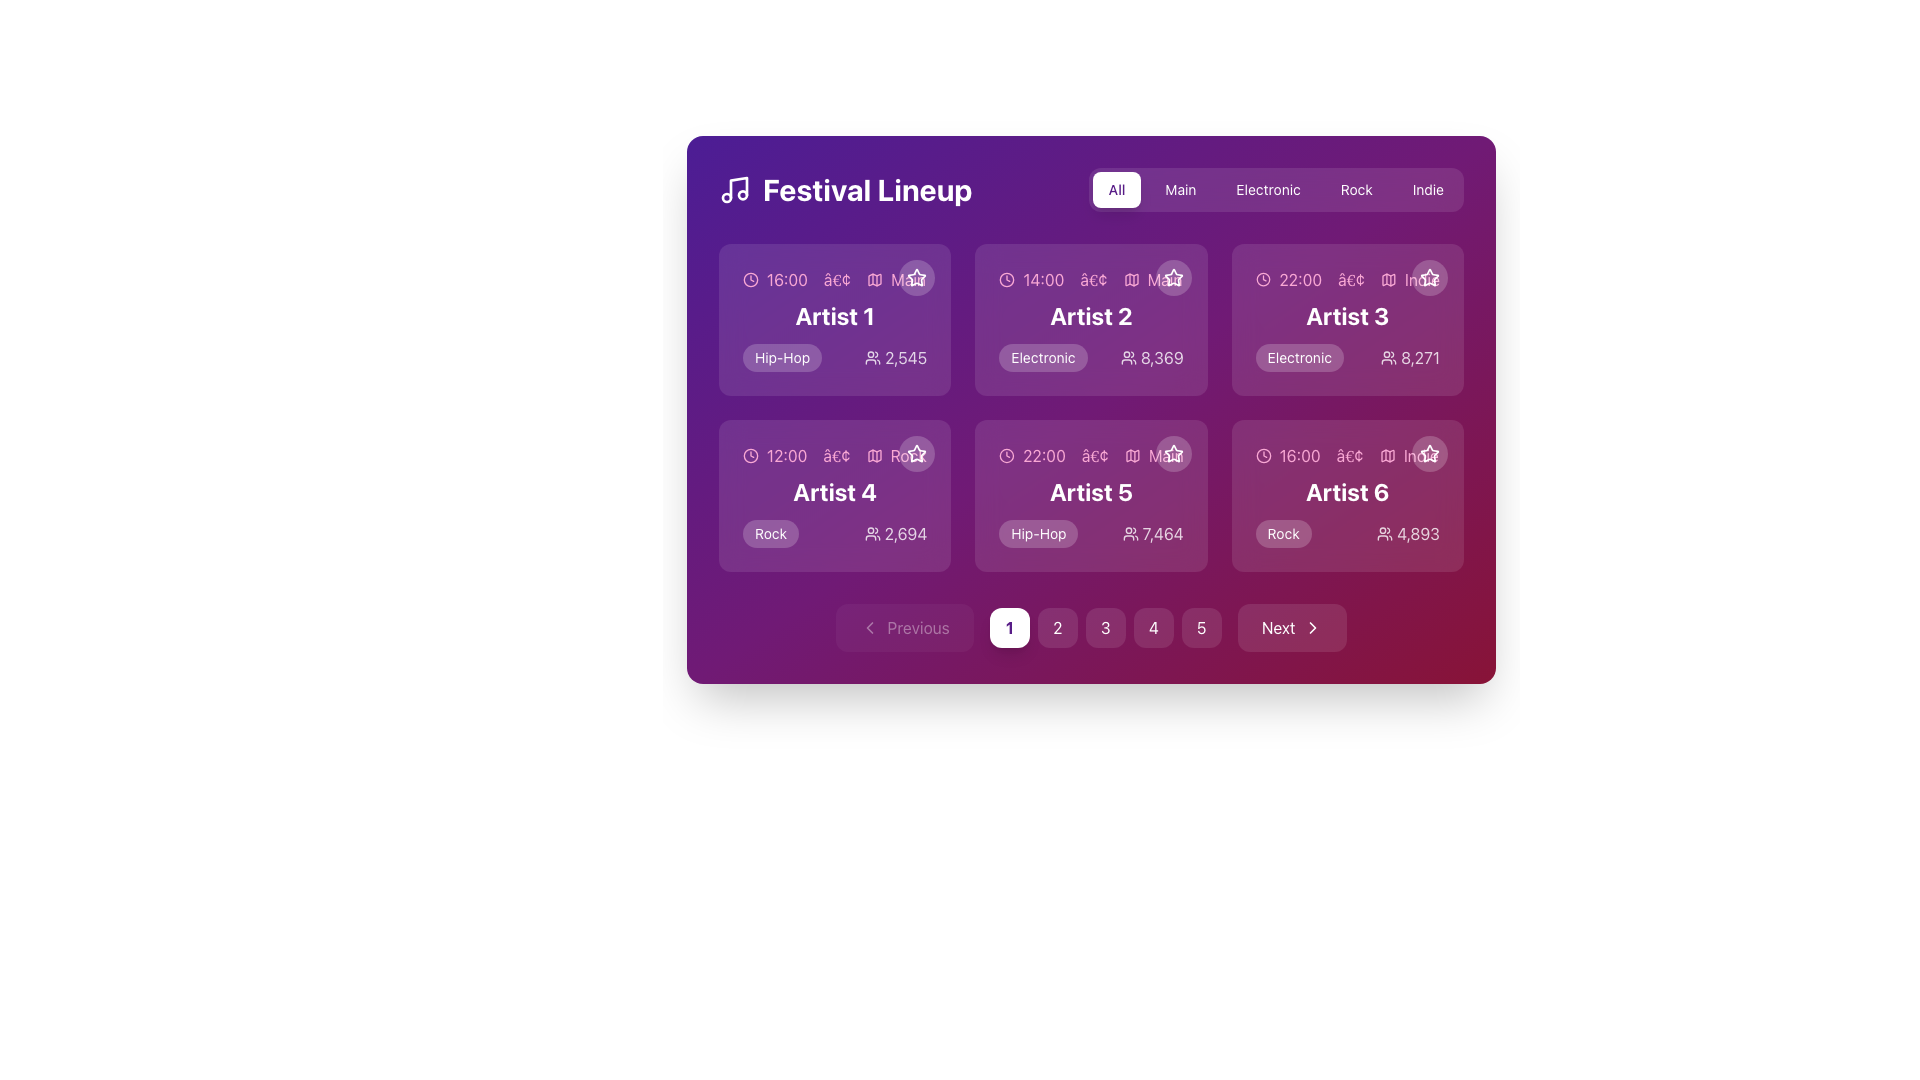 The width and height of the screenshot is (1920, 1080). I want to click on the text label displaying the time '16:00' rendered in light pink against a purple background, located in the top-left card of the interface, so click(786, 280).